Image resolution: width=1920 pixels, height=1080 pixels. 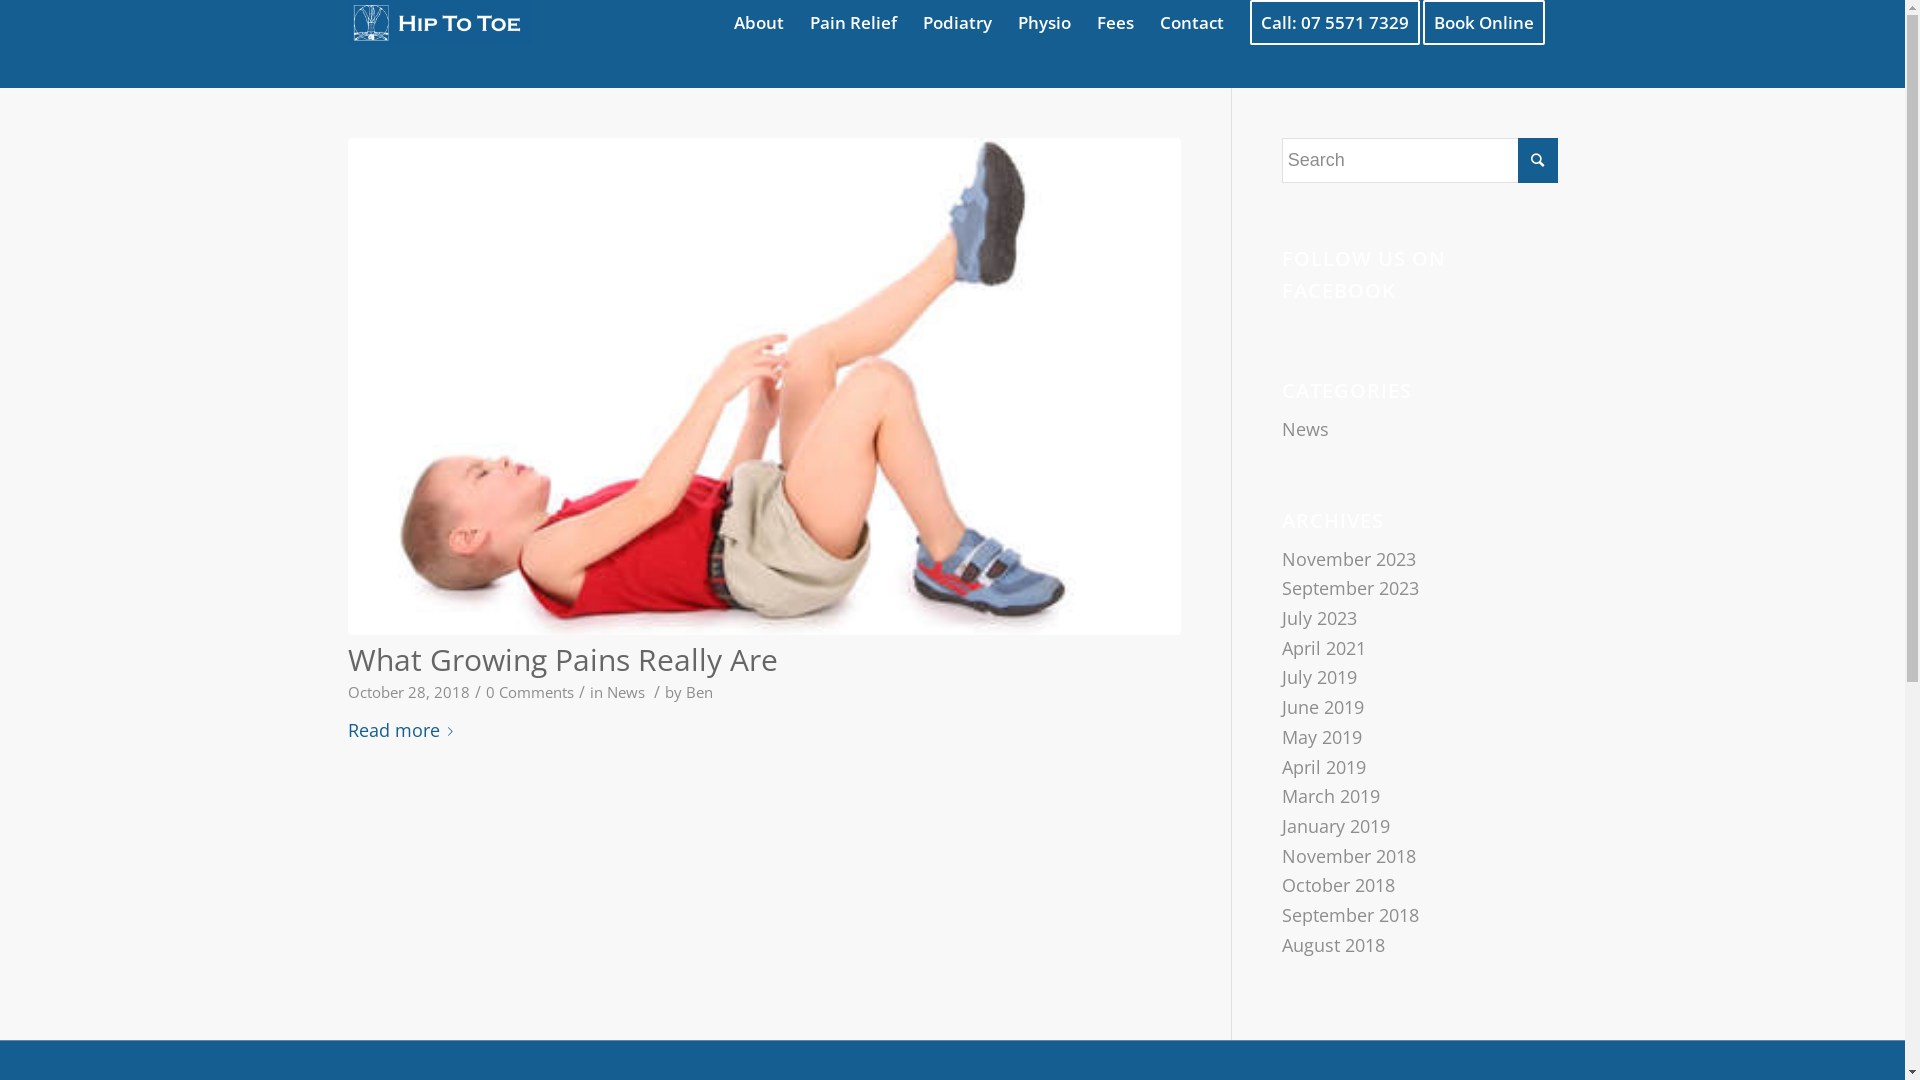 What do you see at coordinates (1190, 22) in the screenshot?
I see `'Contact'` at bounding box center [1190, 22].